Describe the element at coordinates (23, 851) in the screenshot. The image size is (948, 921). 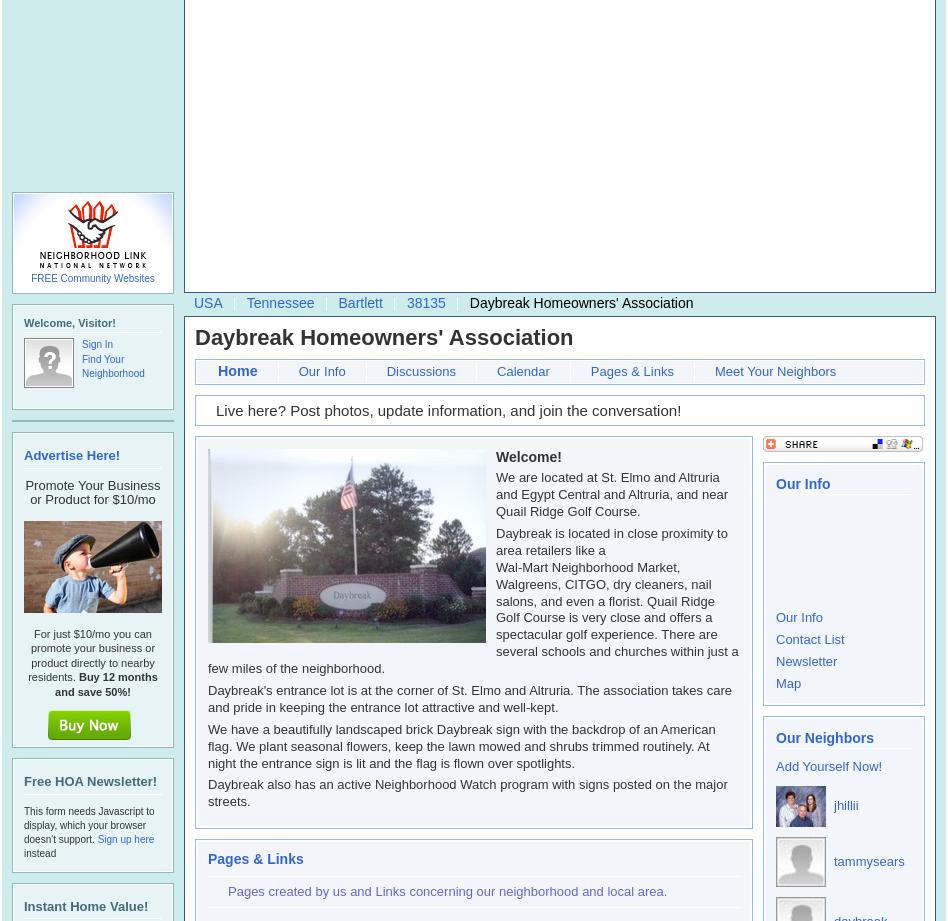
I see `'instead'` at that location.